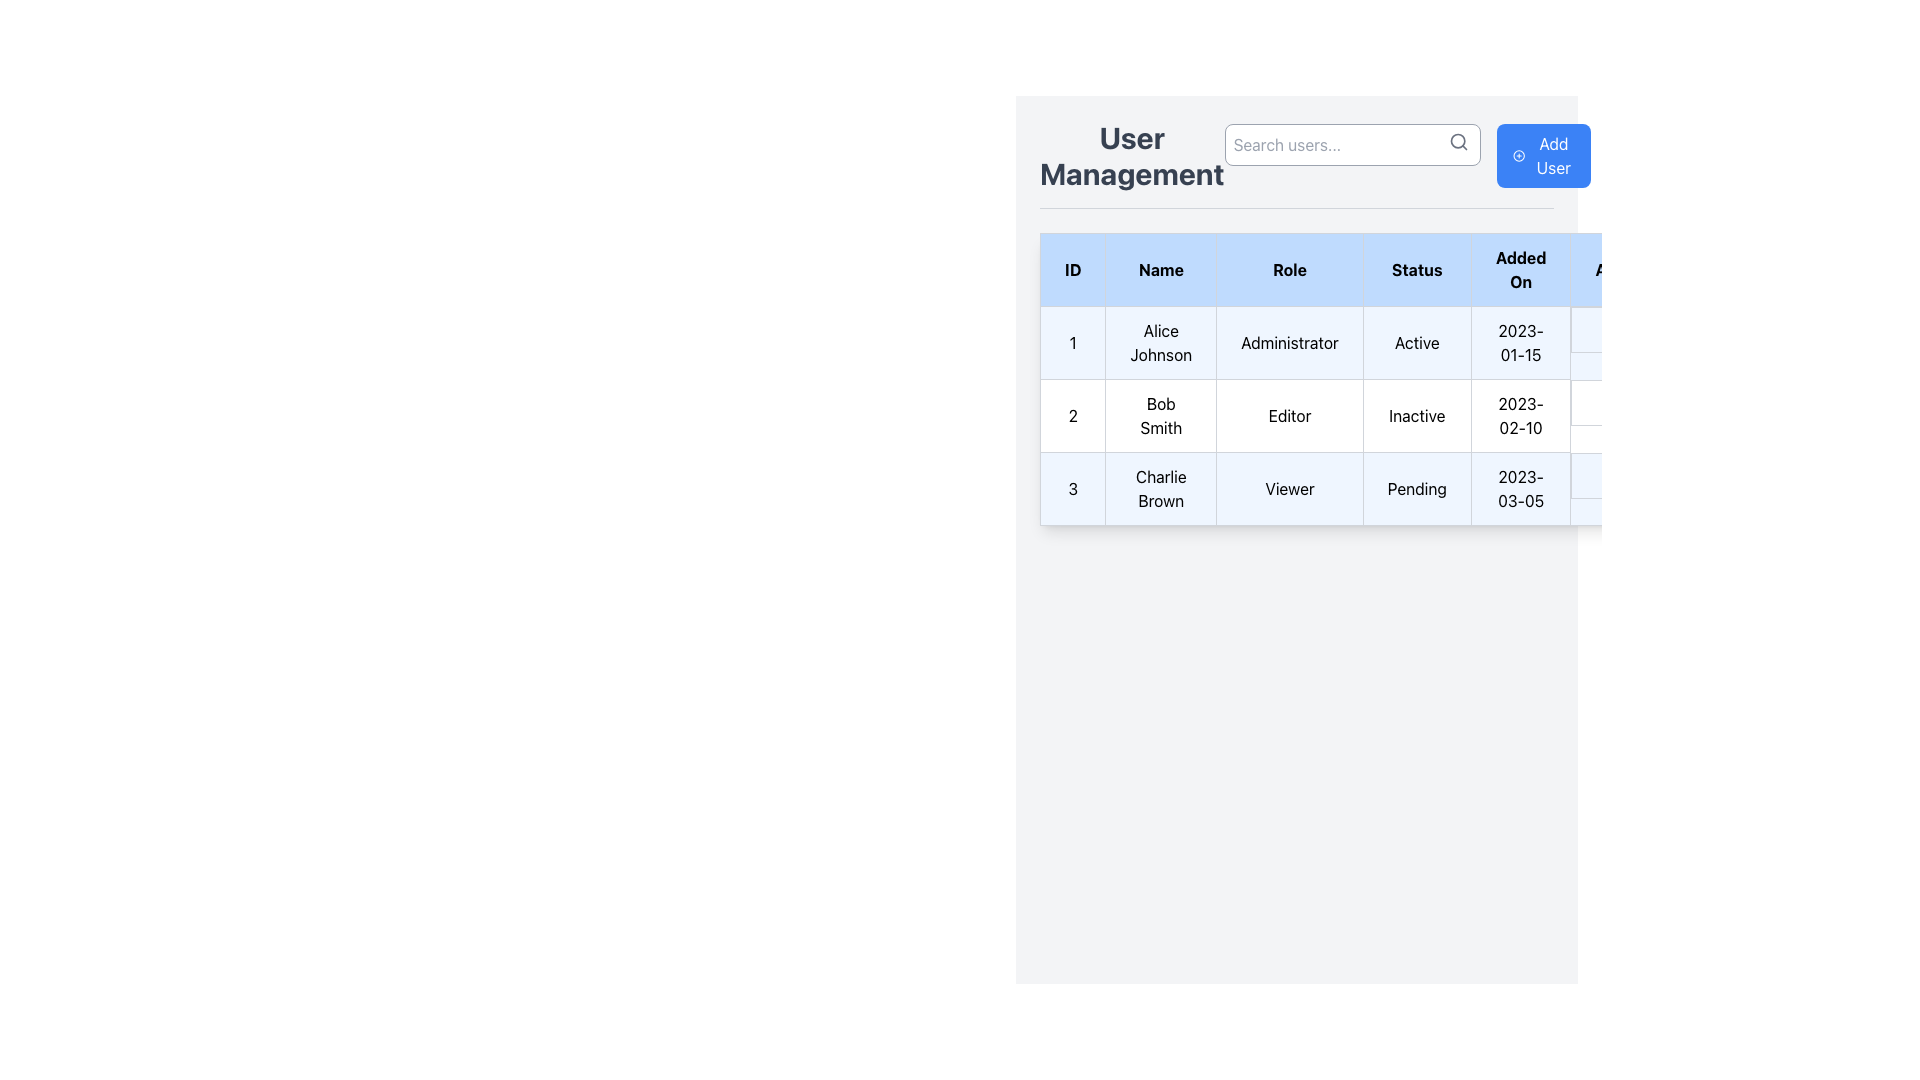 This screenshot has width=1920, height=1080. I want to click on the text label in the first column of the row containing the data for 'Charlie Brown', which serves as an identifier for the entry's position in the User Management table, so click(1072, 489).